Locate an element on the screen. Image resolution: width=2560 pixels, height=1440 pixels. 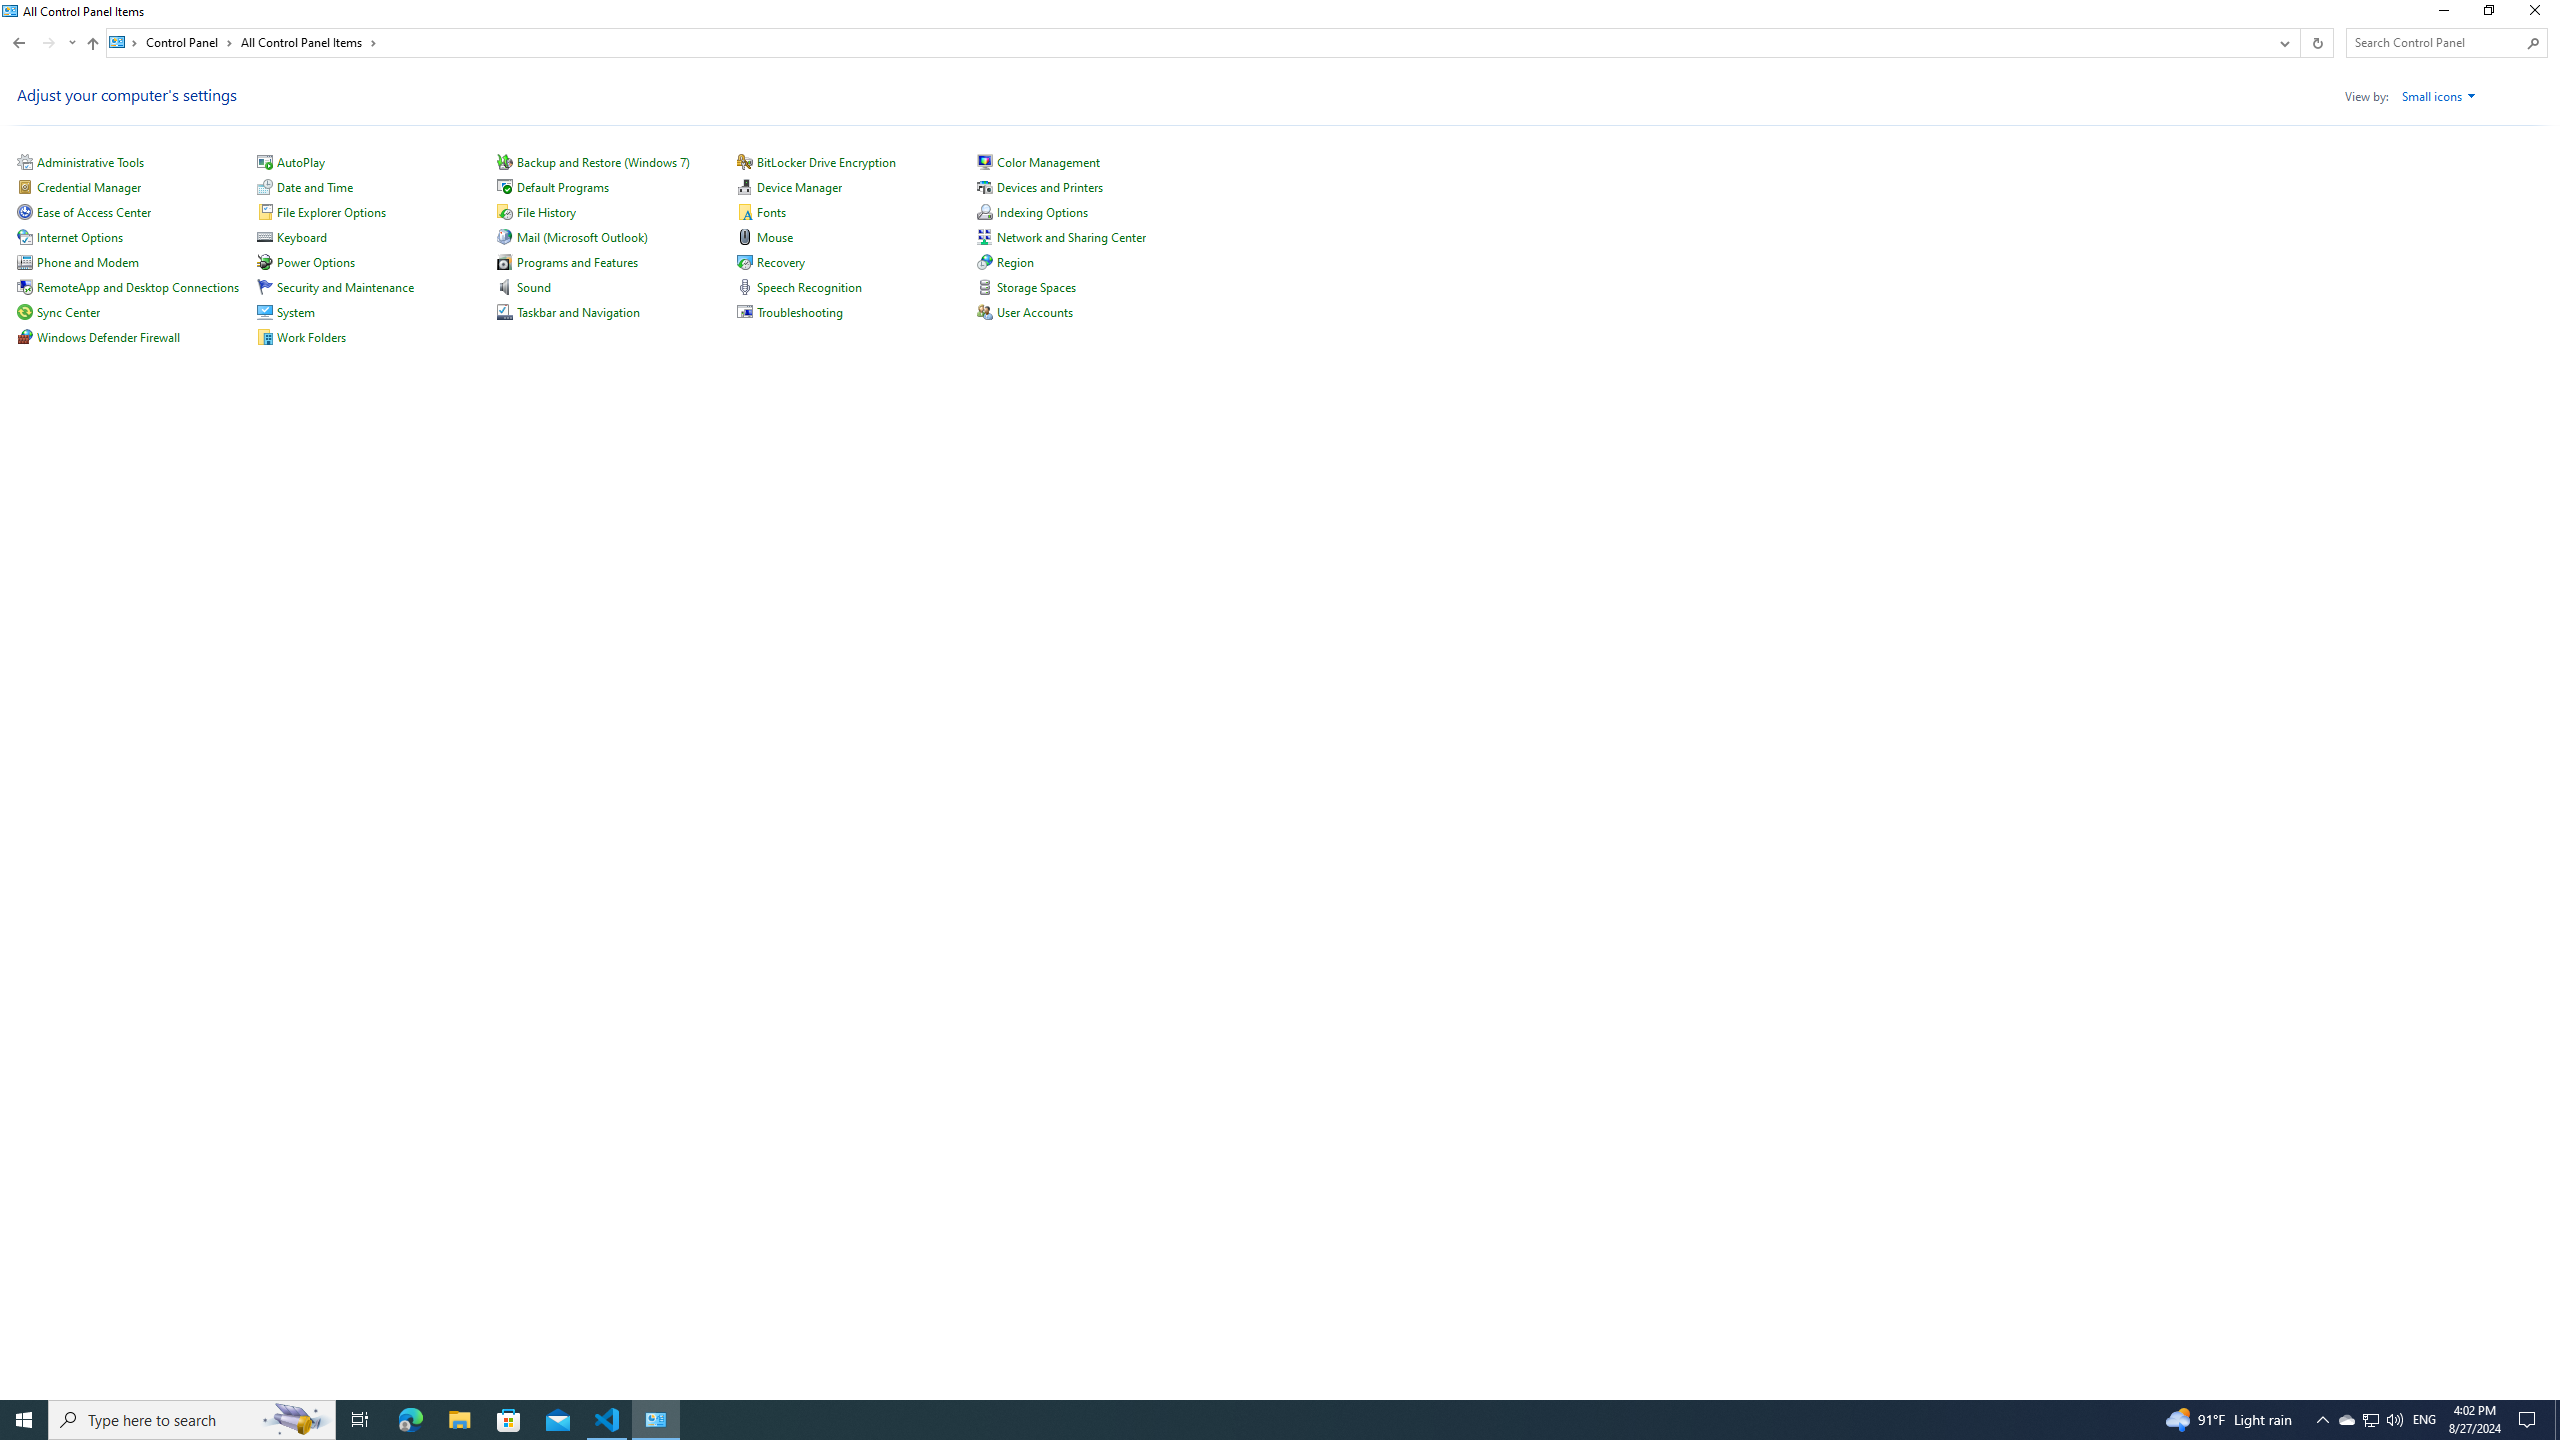
'Back to Control Panel (Alt + Left Arrow)' is located at coordinates (19, 42).